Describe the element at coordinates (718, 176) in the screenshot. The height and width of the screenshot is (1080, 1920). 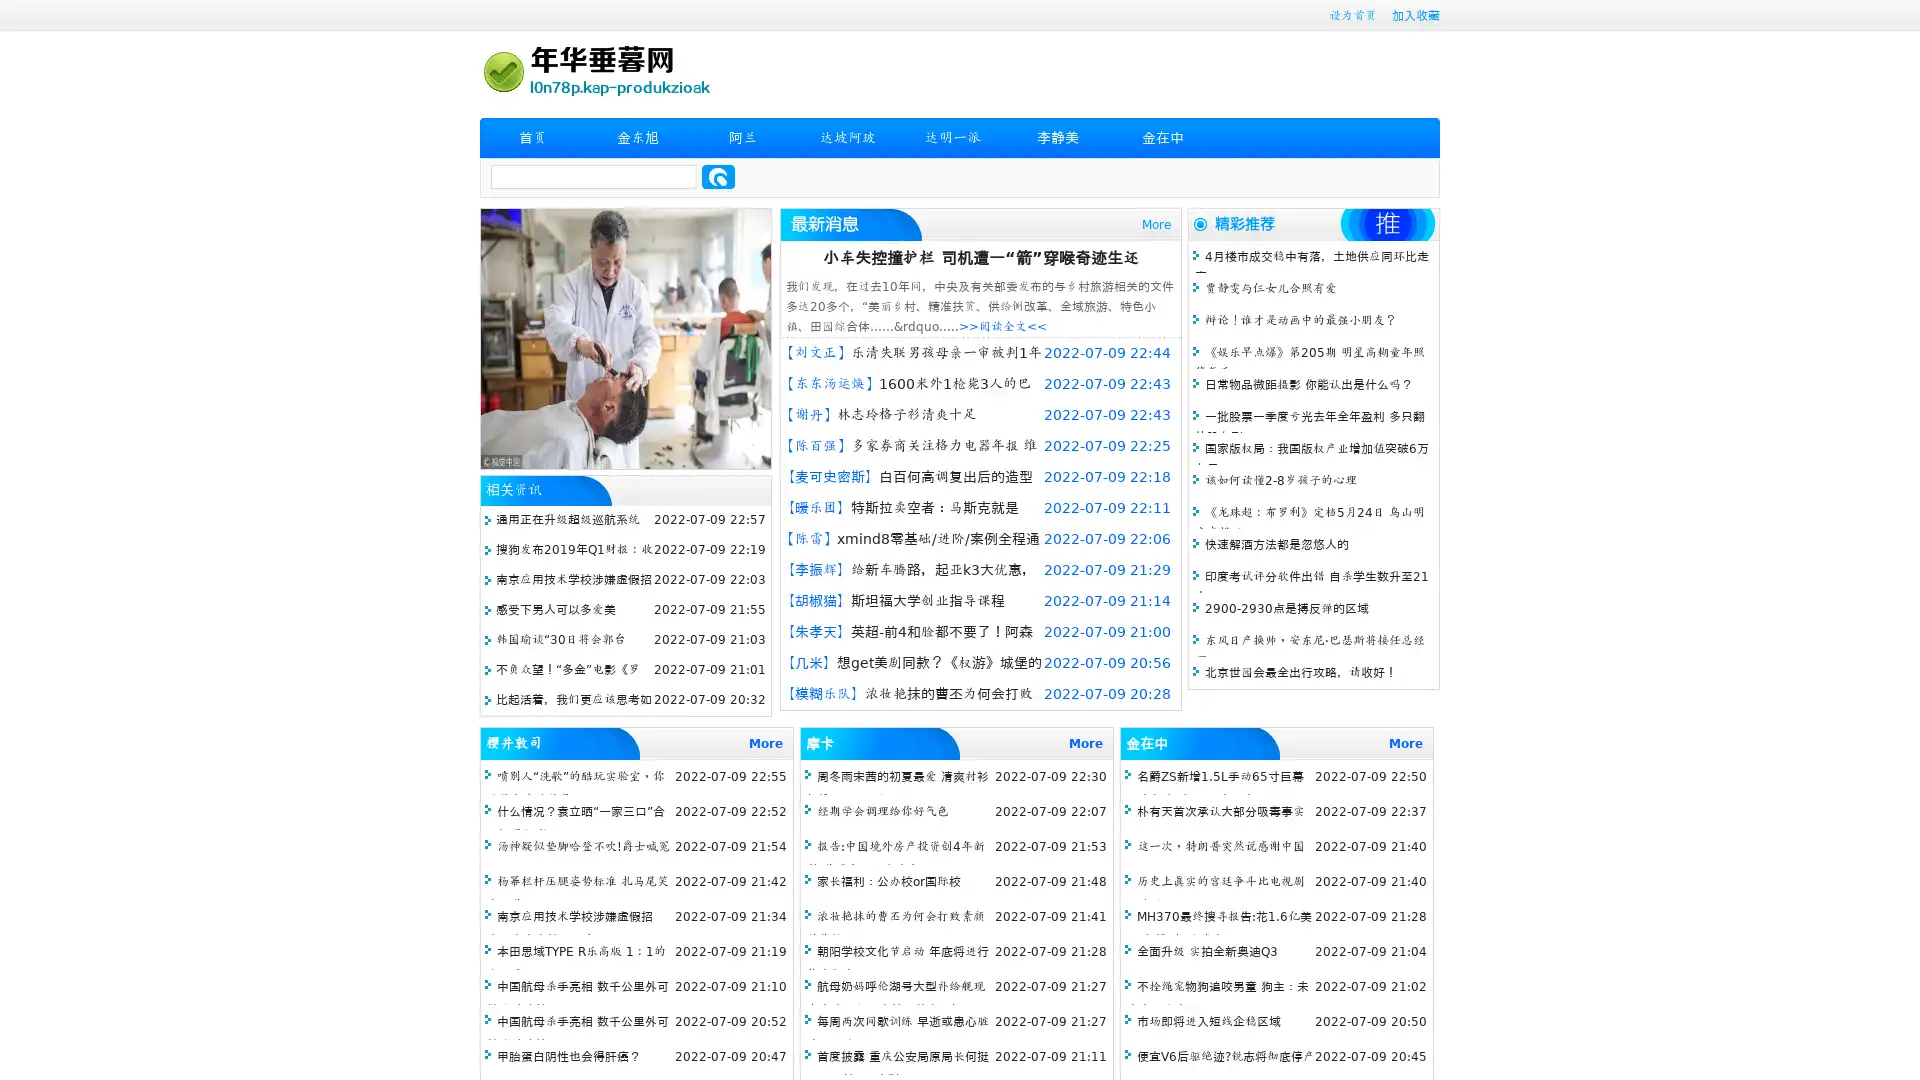
I see `Search` at that location.